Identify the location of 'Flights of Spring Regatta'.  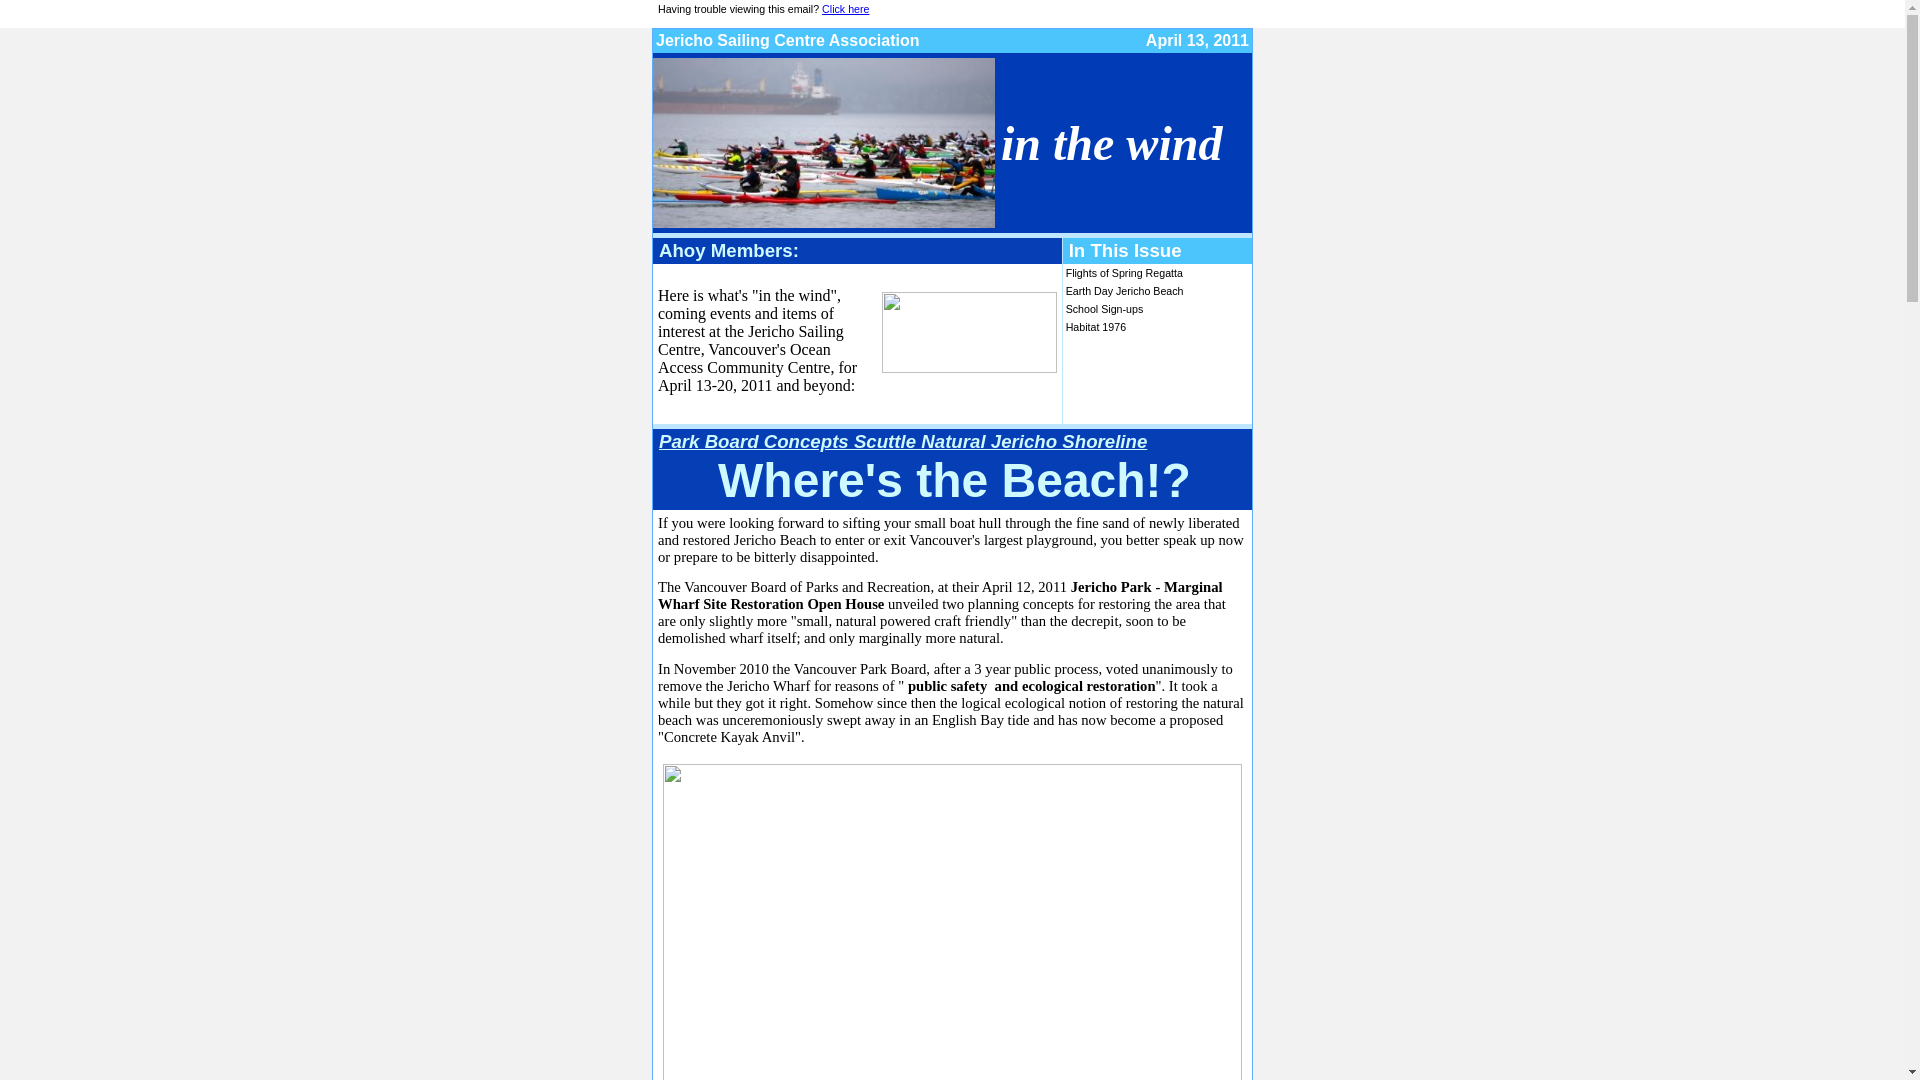
(1064, 273).